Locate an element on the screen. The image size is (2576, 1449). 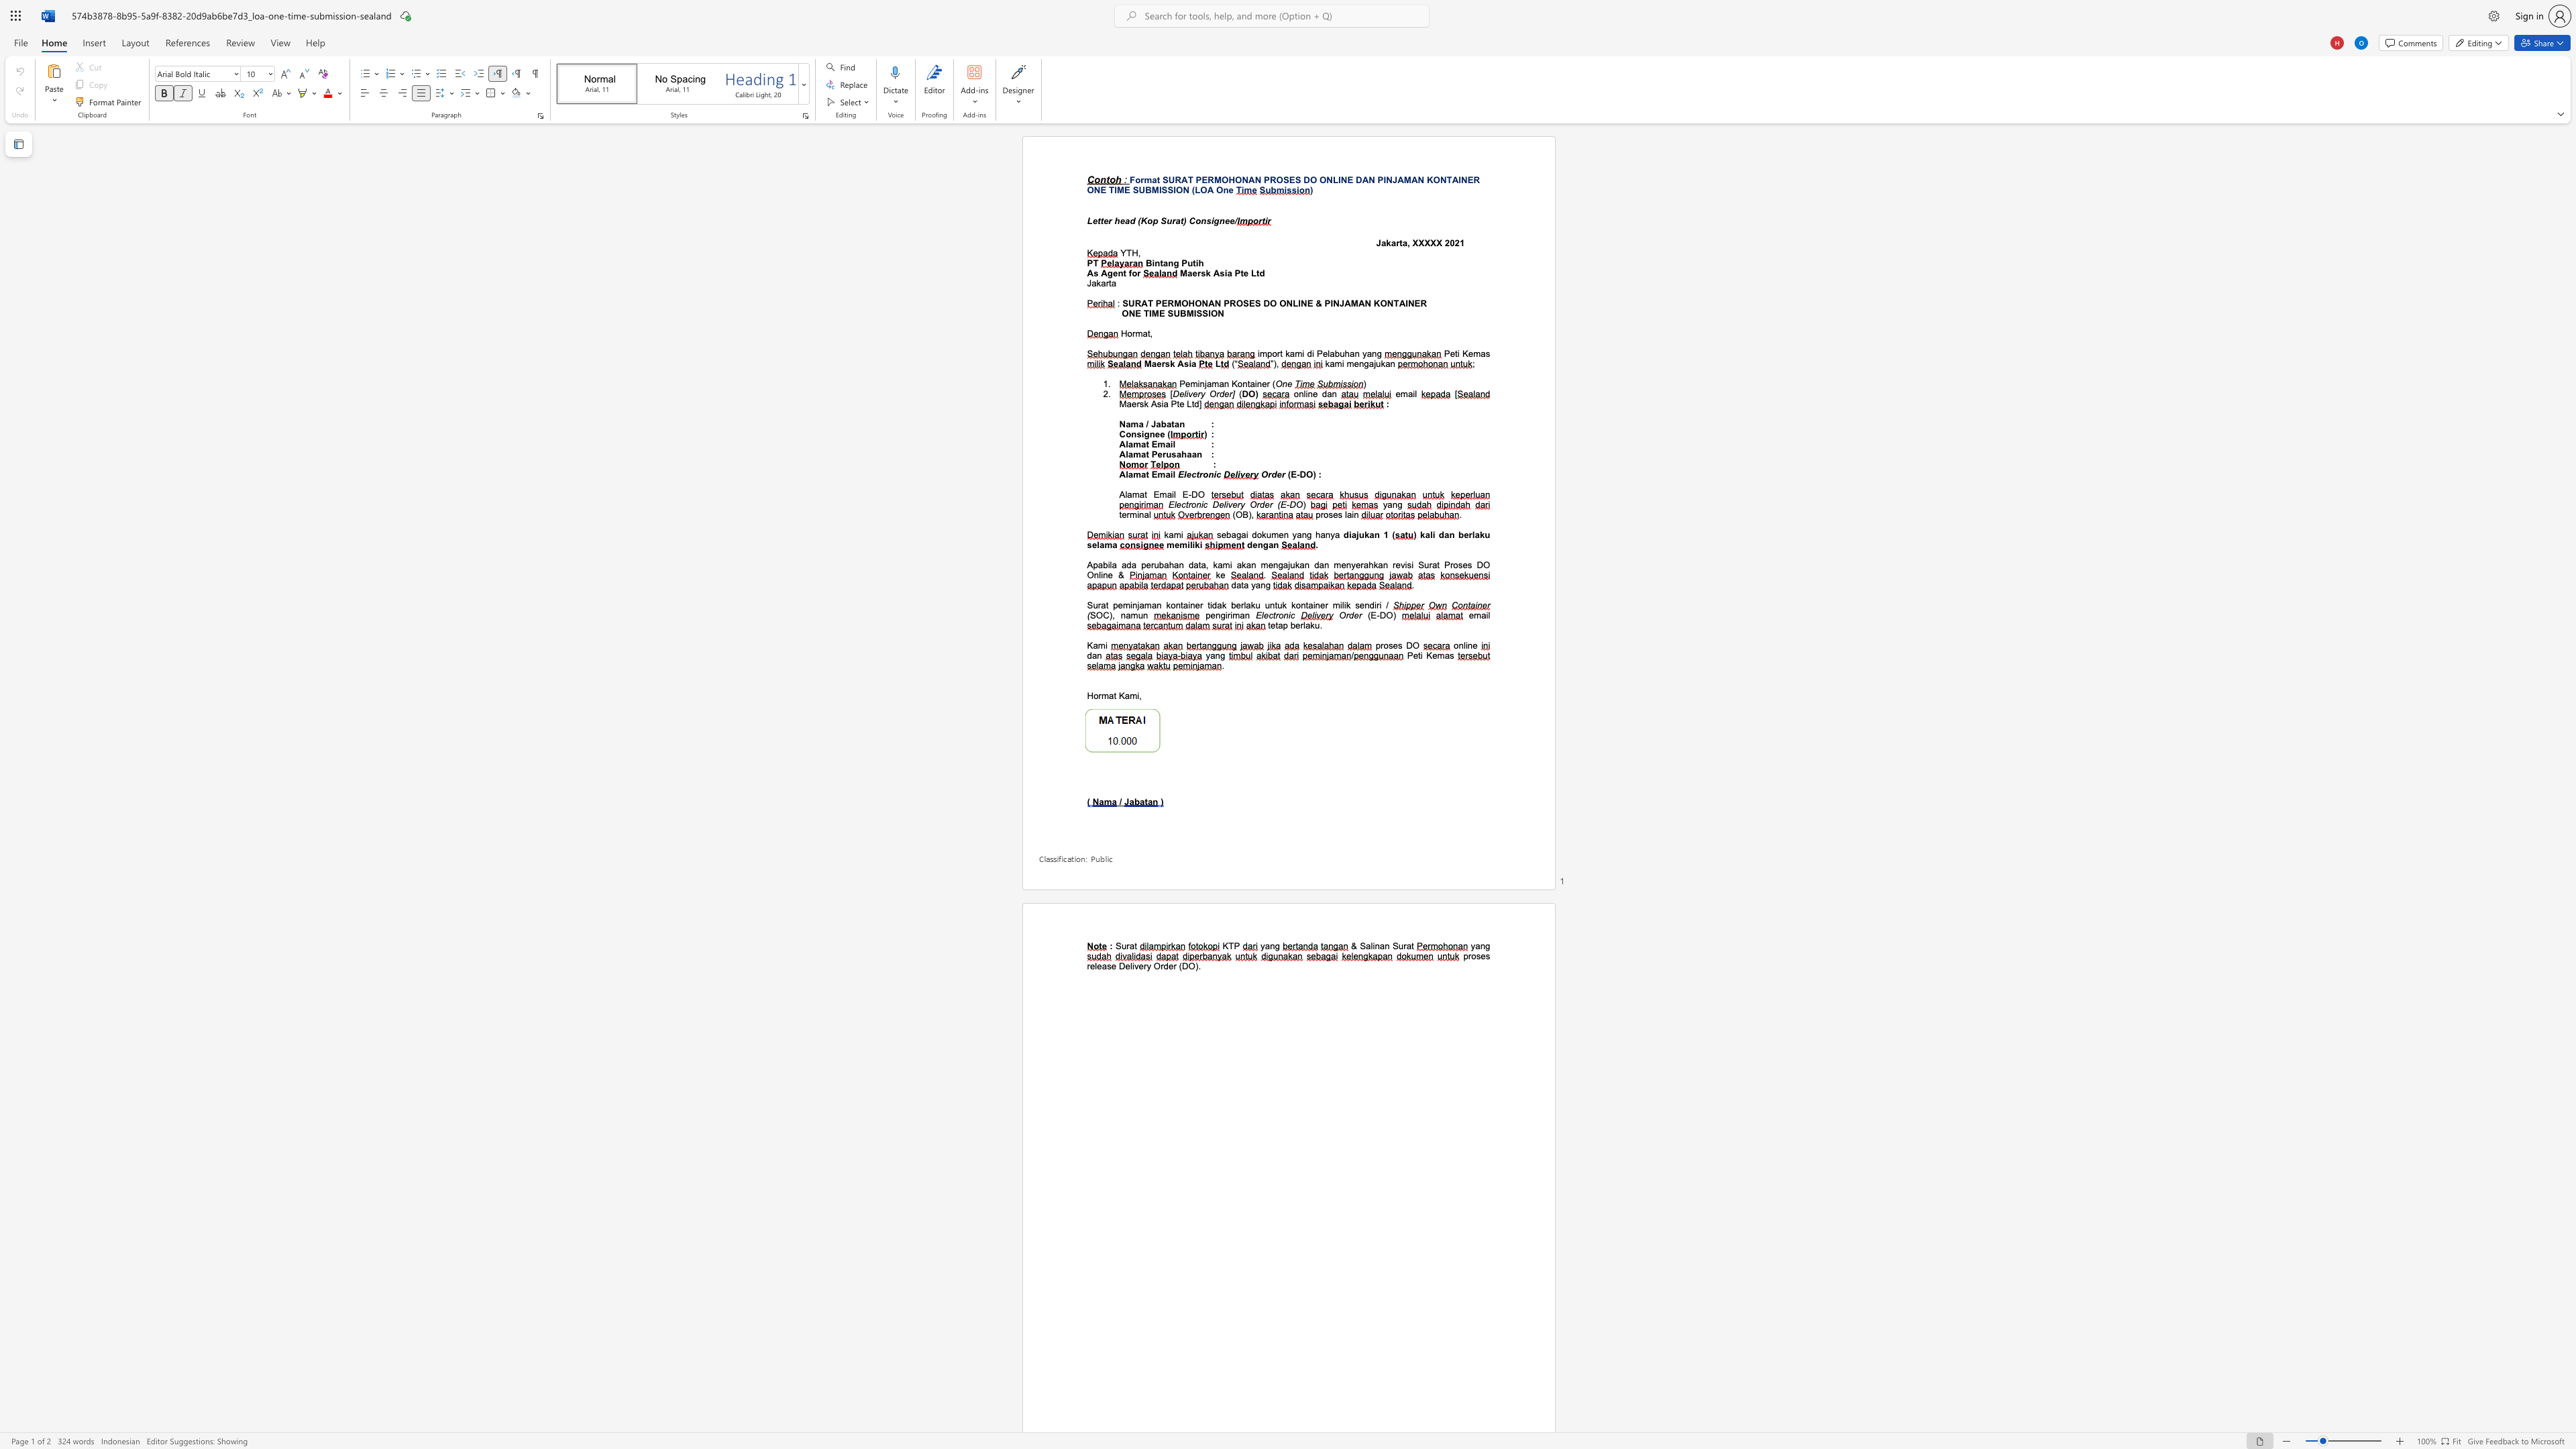
the space between the continuous character "l" and "i" in the text is located at coordinates (1226, 504).